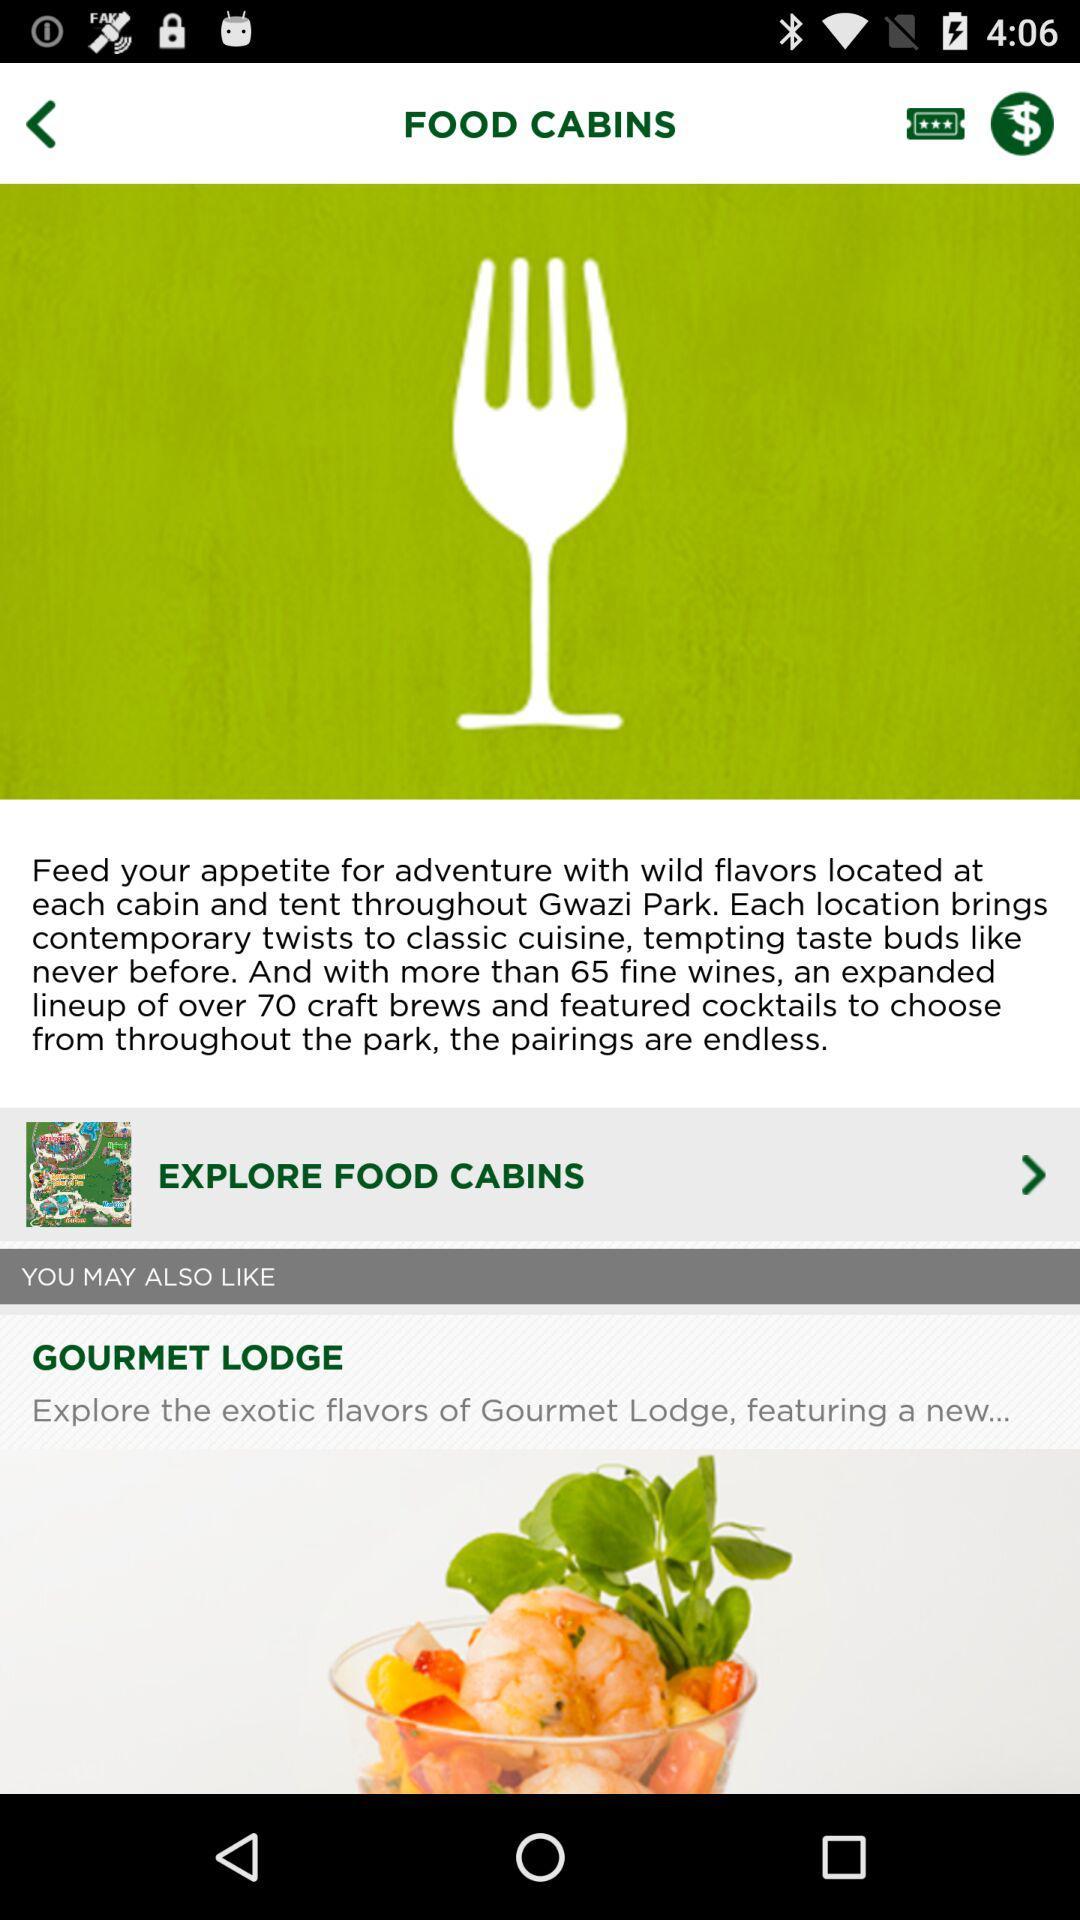  What do you see at coordinates (1035, 122) in the screenshot?
I see `donate` at bounding box center [1035, 122].